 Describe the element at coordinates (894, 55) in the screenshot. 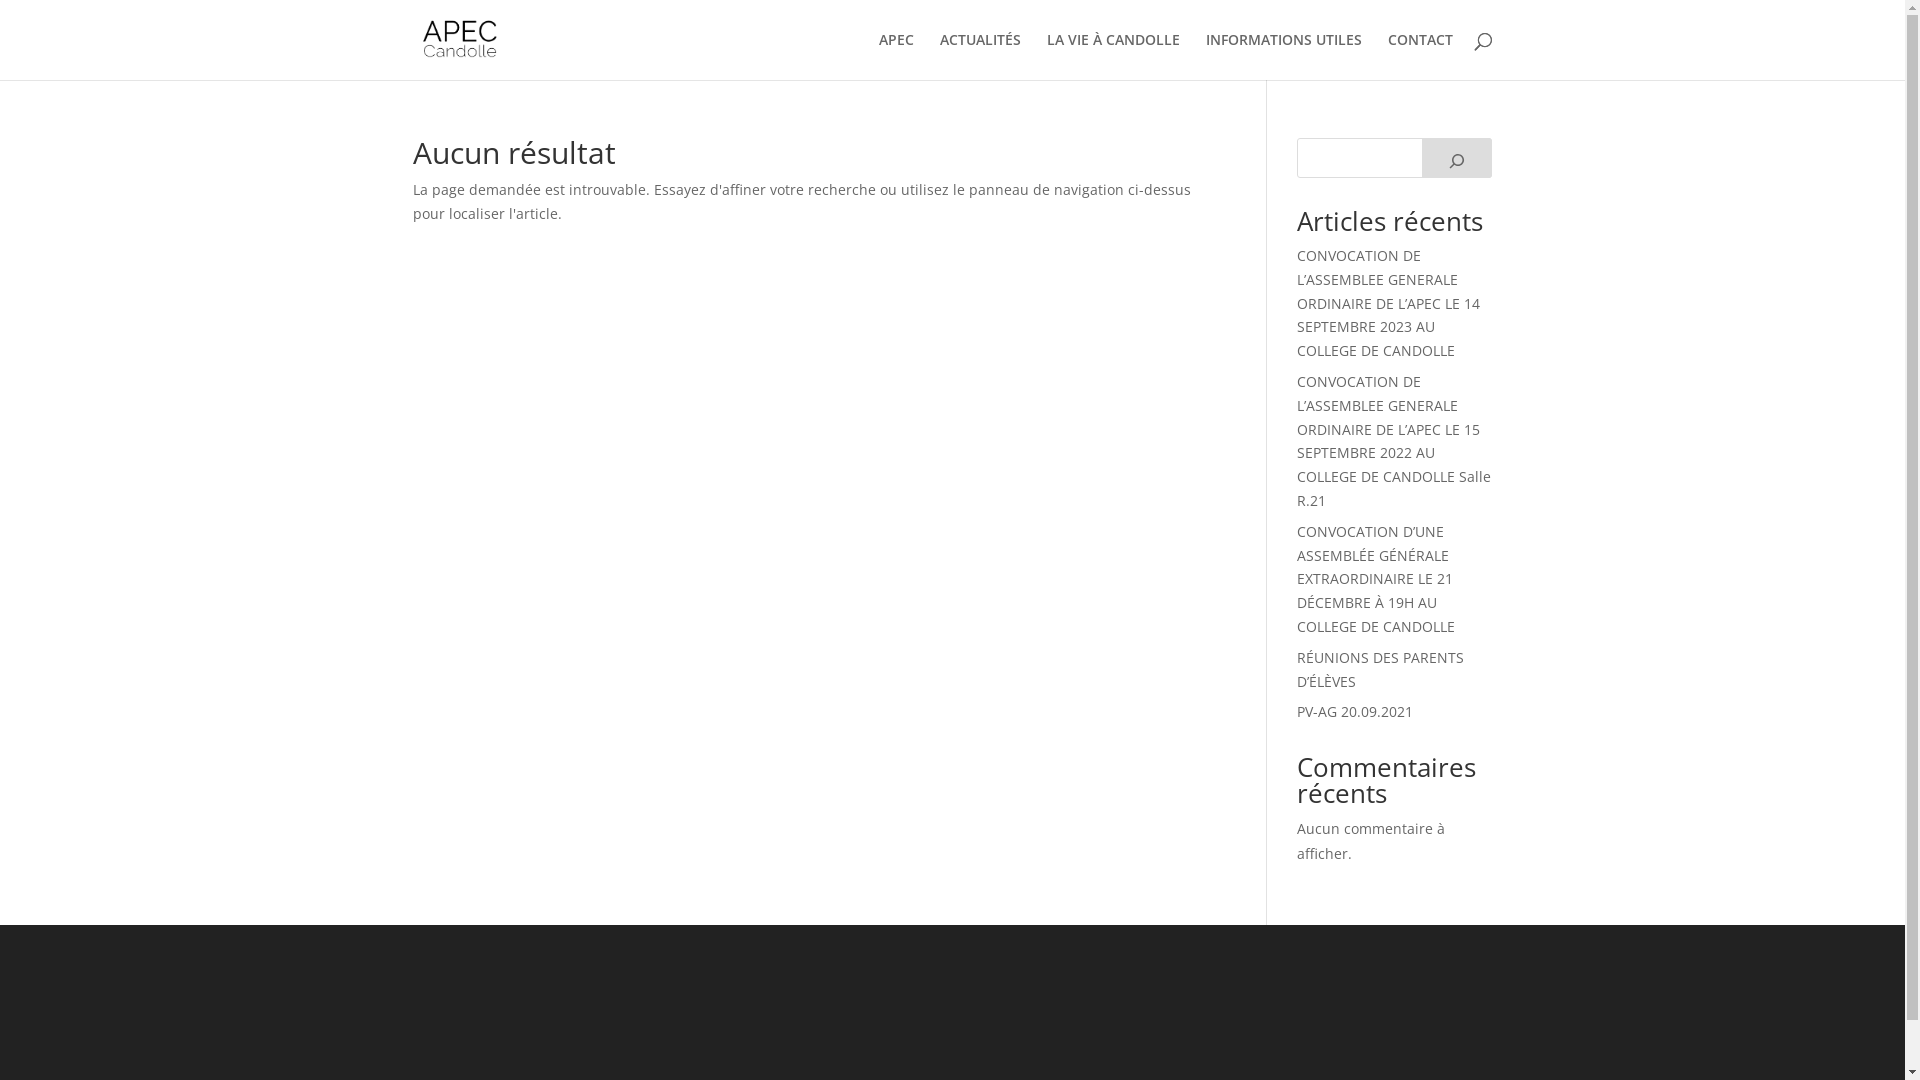

I see `'APEC'` at that location.